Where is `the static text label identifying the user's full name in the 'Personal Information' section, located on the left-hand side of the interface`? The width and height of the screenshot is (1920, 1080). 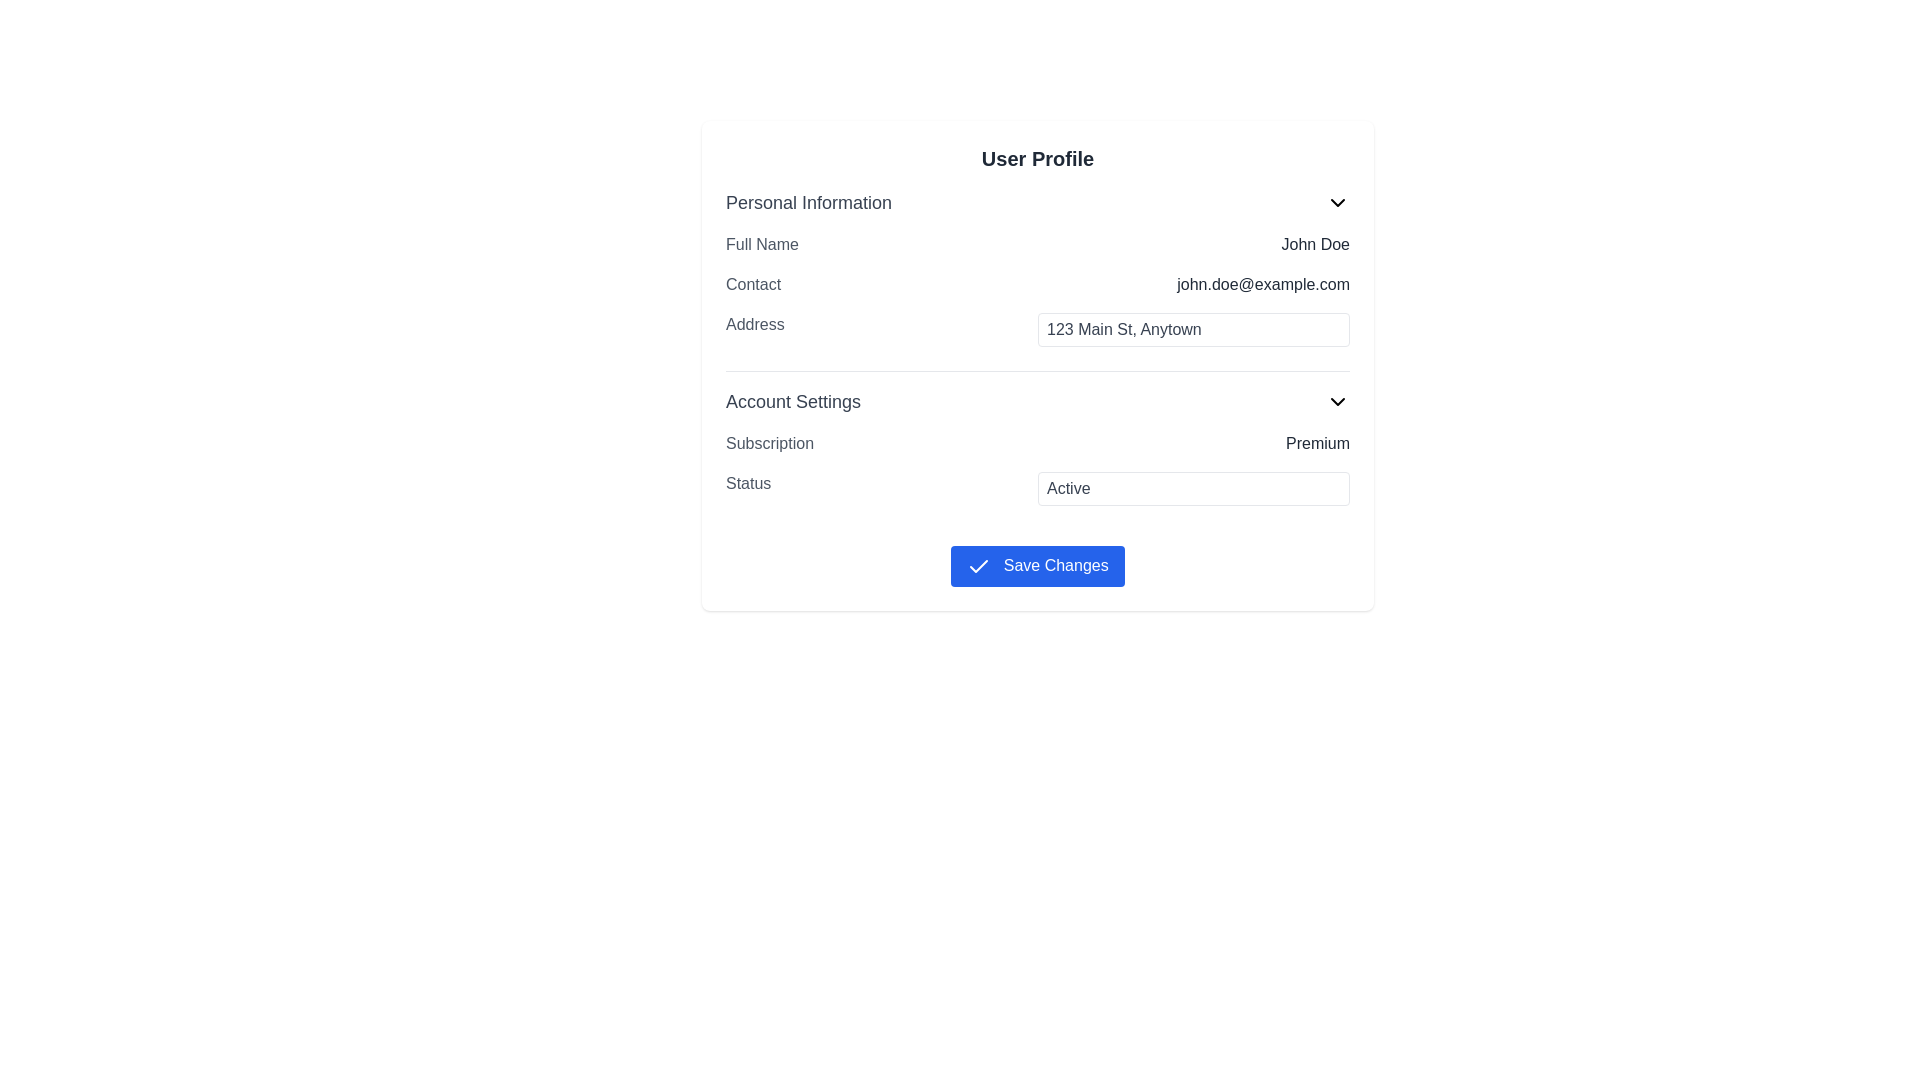 the static text label identifying the user's full name in the 'Personal Information' section, located on the left-hand side of the interface is located at coordinates (761, 244).